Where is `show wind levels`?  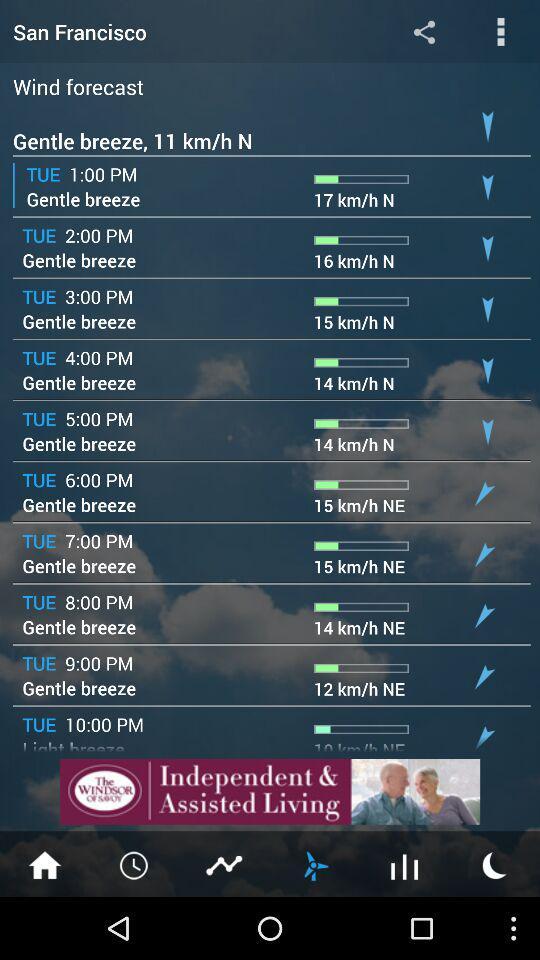 show wind levels is located at coordinates (314, 863).